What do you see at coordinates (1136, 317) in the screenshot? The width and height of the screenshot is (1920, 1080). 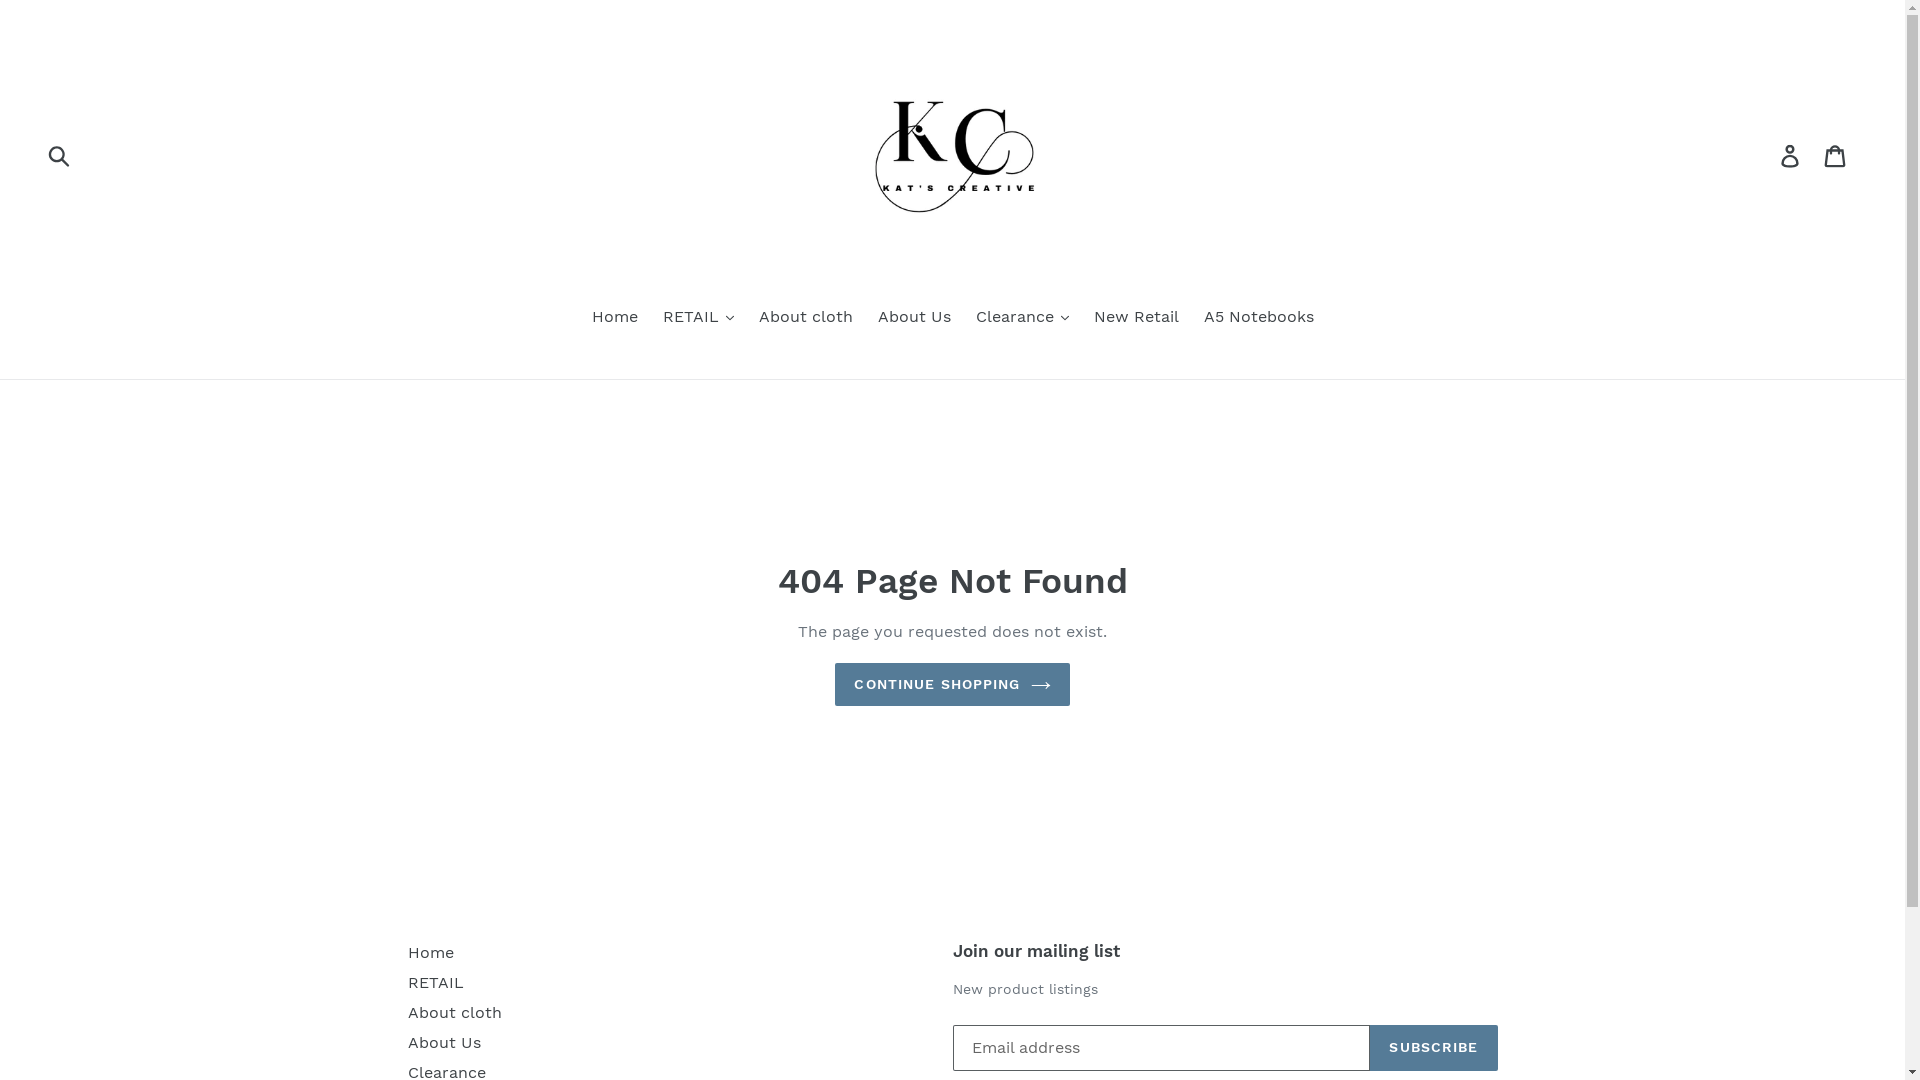 I see `'New Retail'` at bounding box center [1136, 317].